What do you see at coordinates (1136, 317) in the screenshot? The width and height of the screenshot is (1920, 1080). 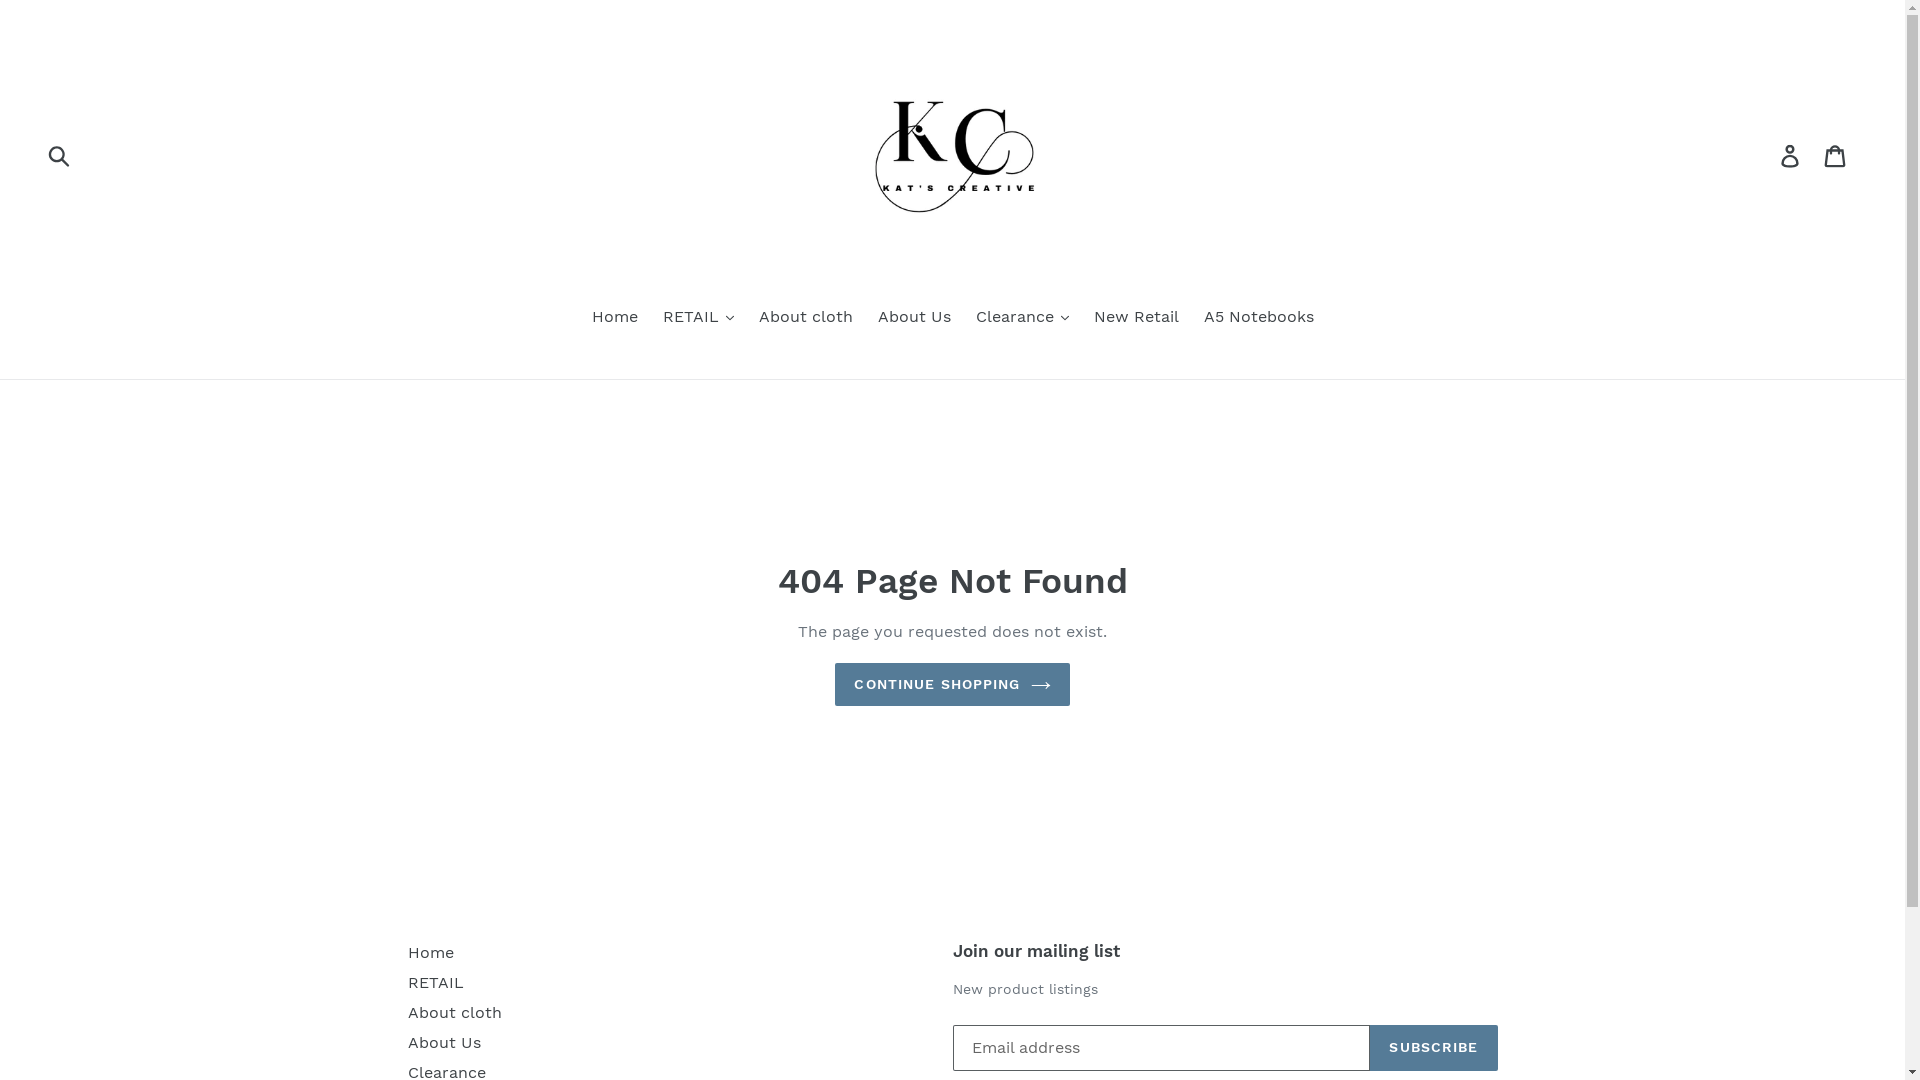 I see `'New Retail'` at bounding box center [1136, 317].